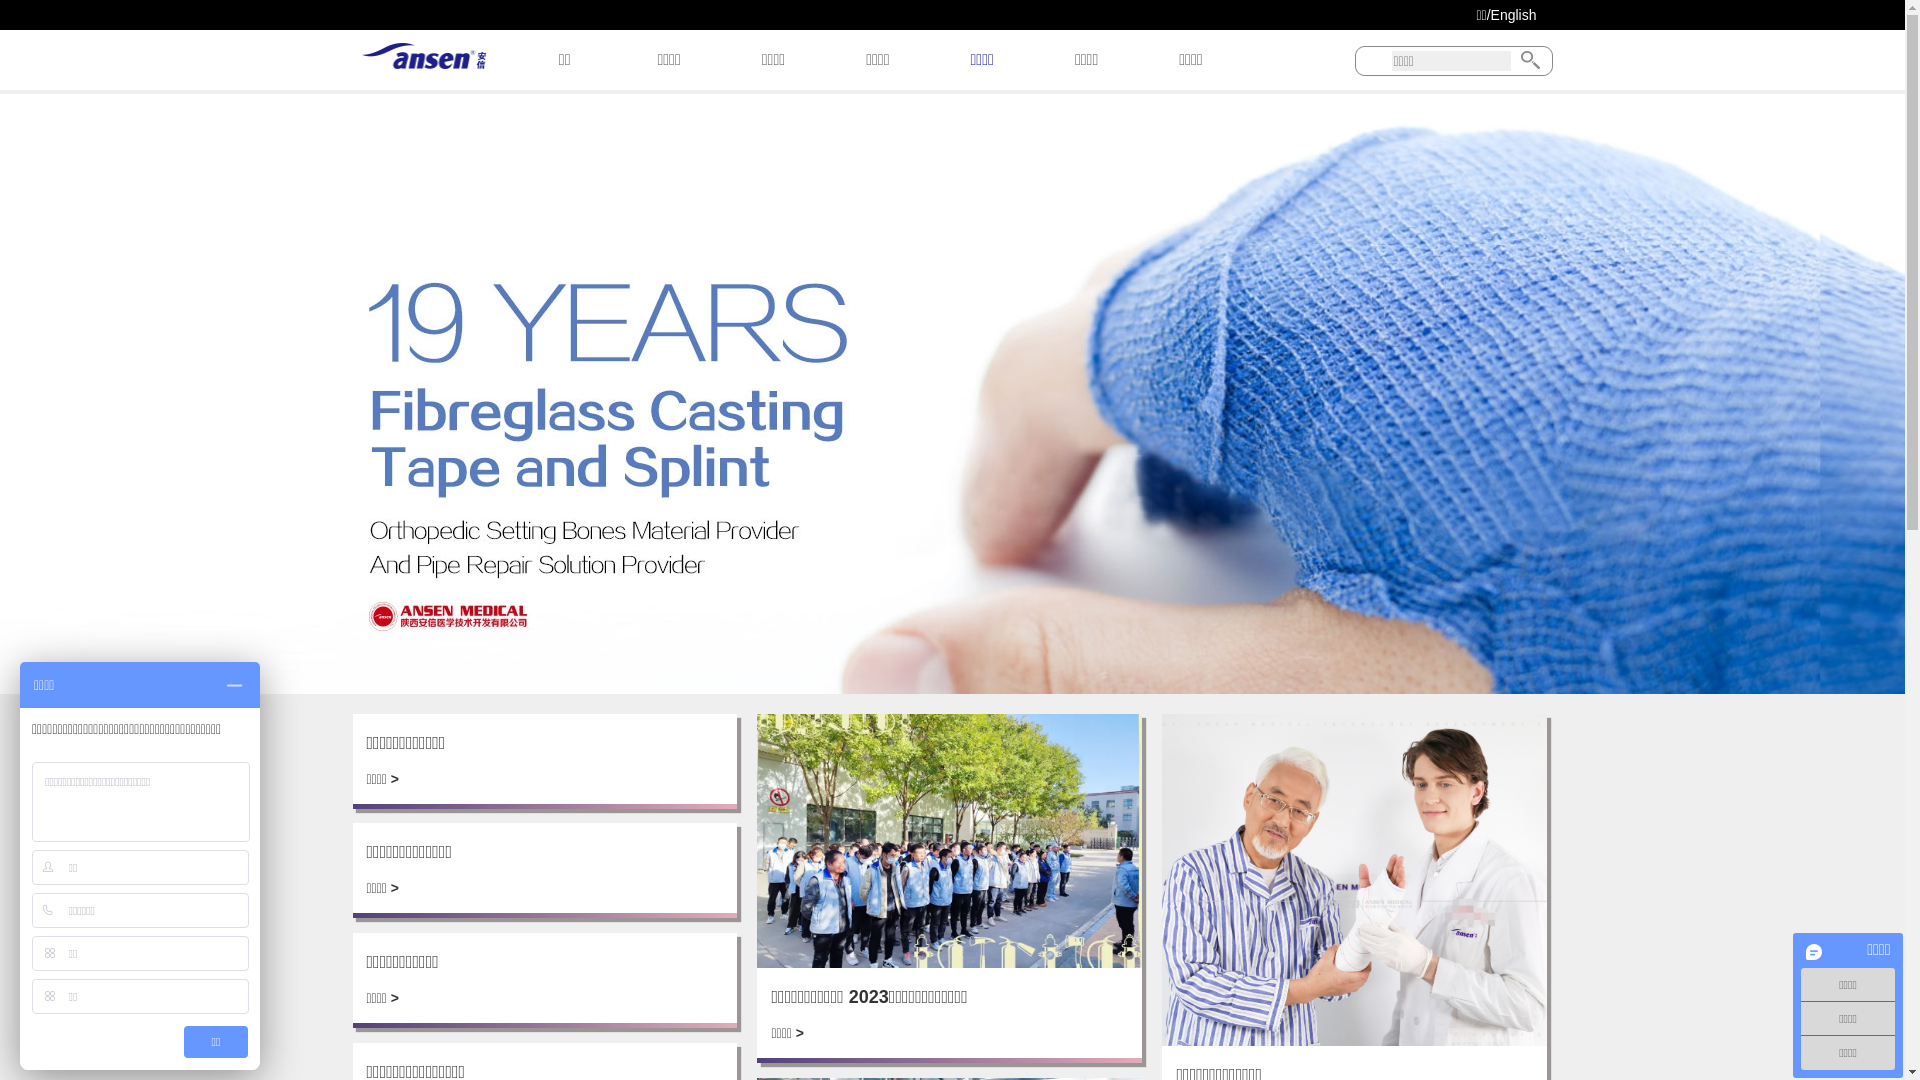  I want to click on 'English', so click(1513, 15).